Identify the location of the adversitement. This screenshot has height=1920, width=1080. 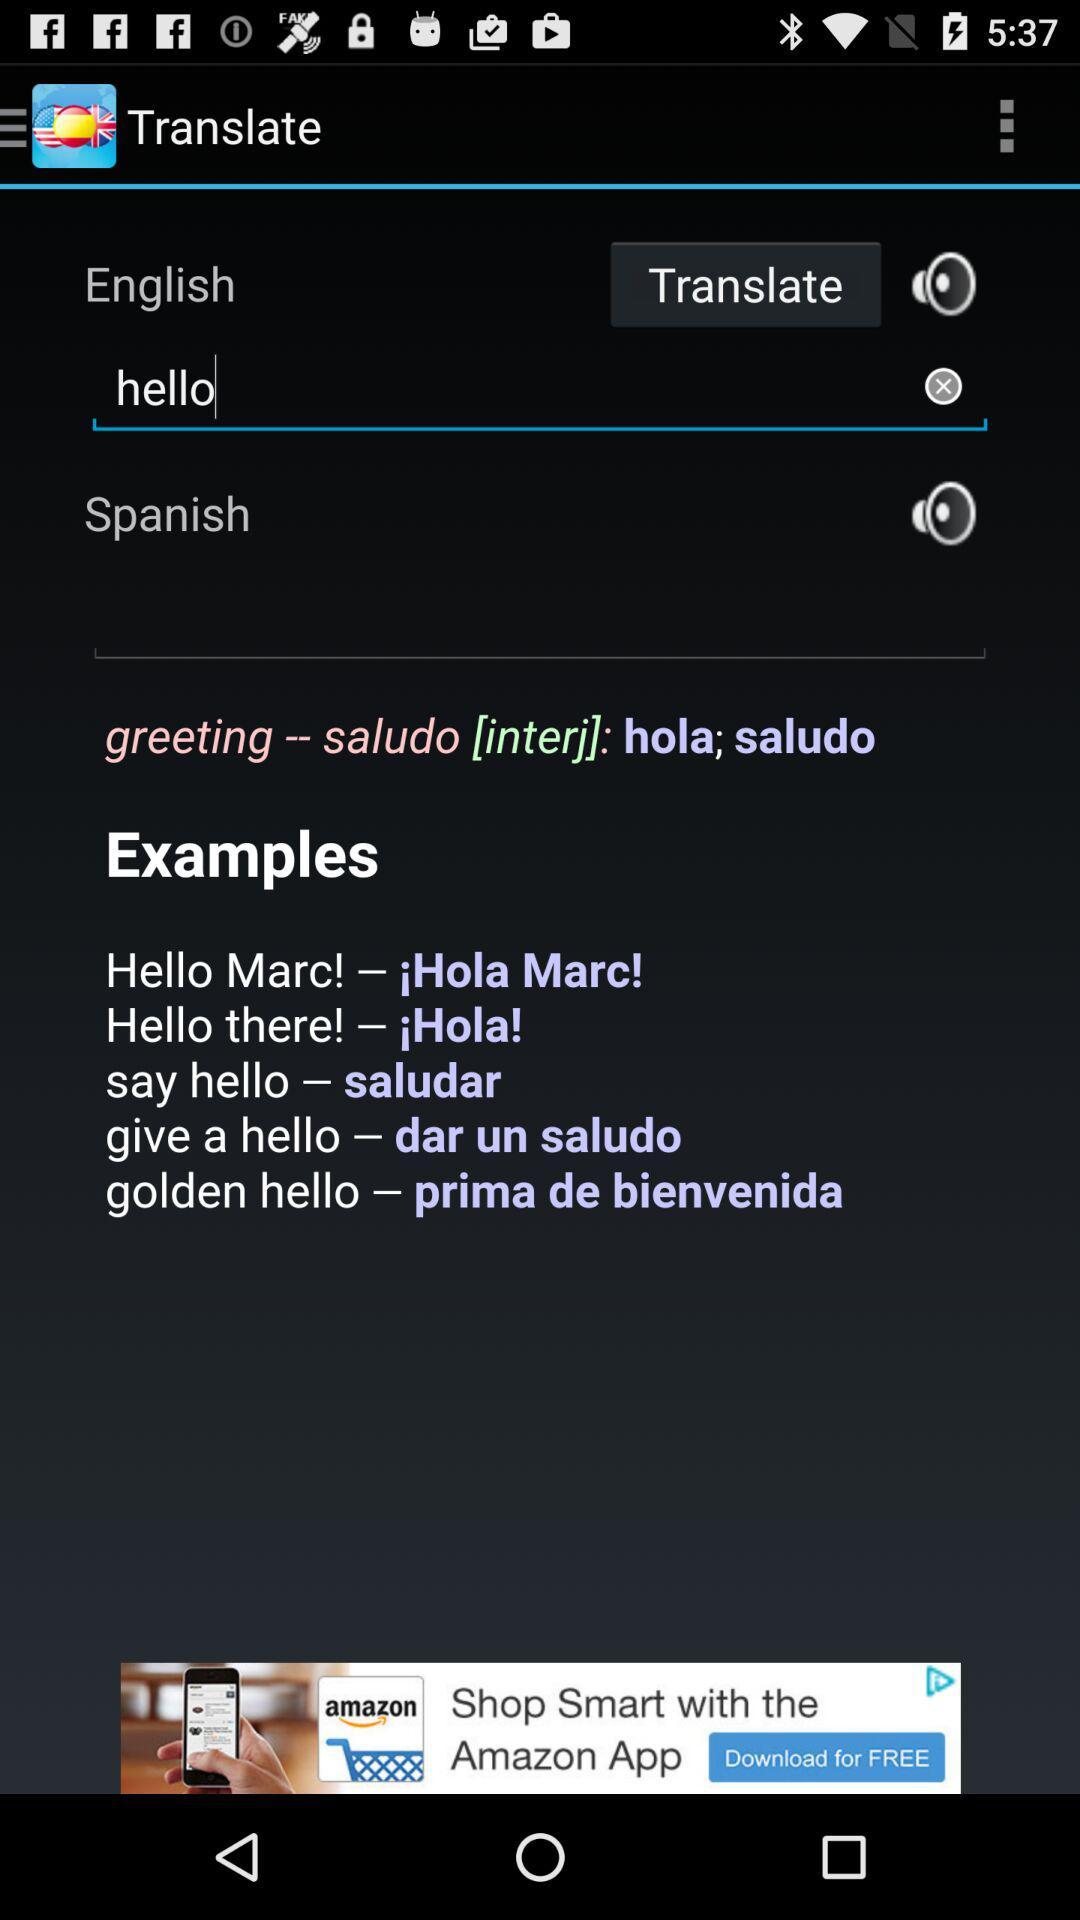
(540, 1727).